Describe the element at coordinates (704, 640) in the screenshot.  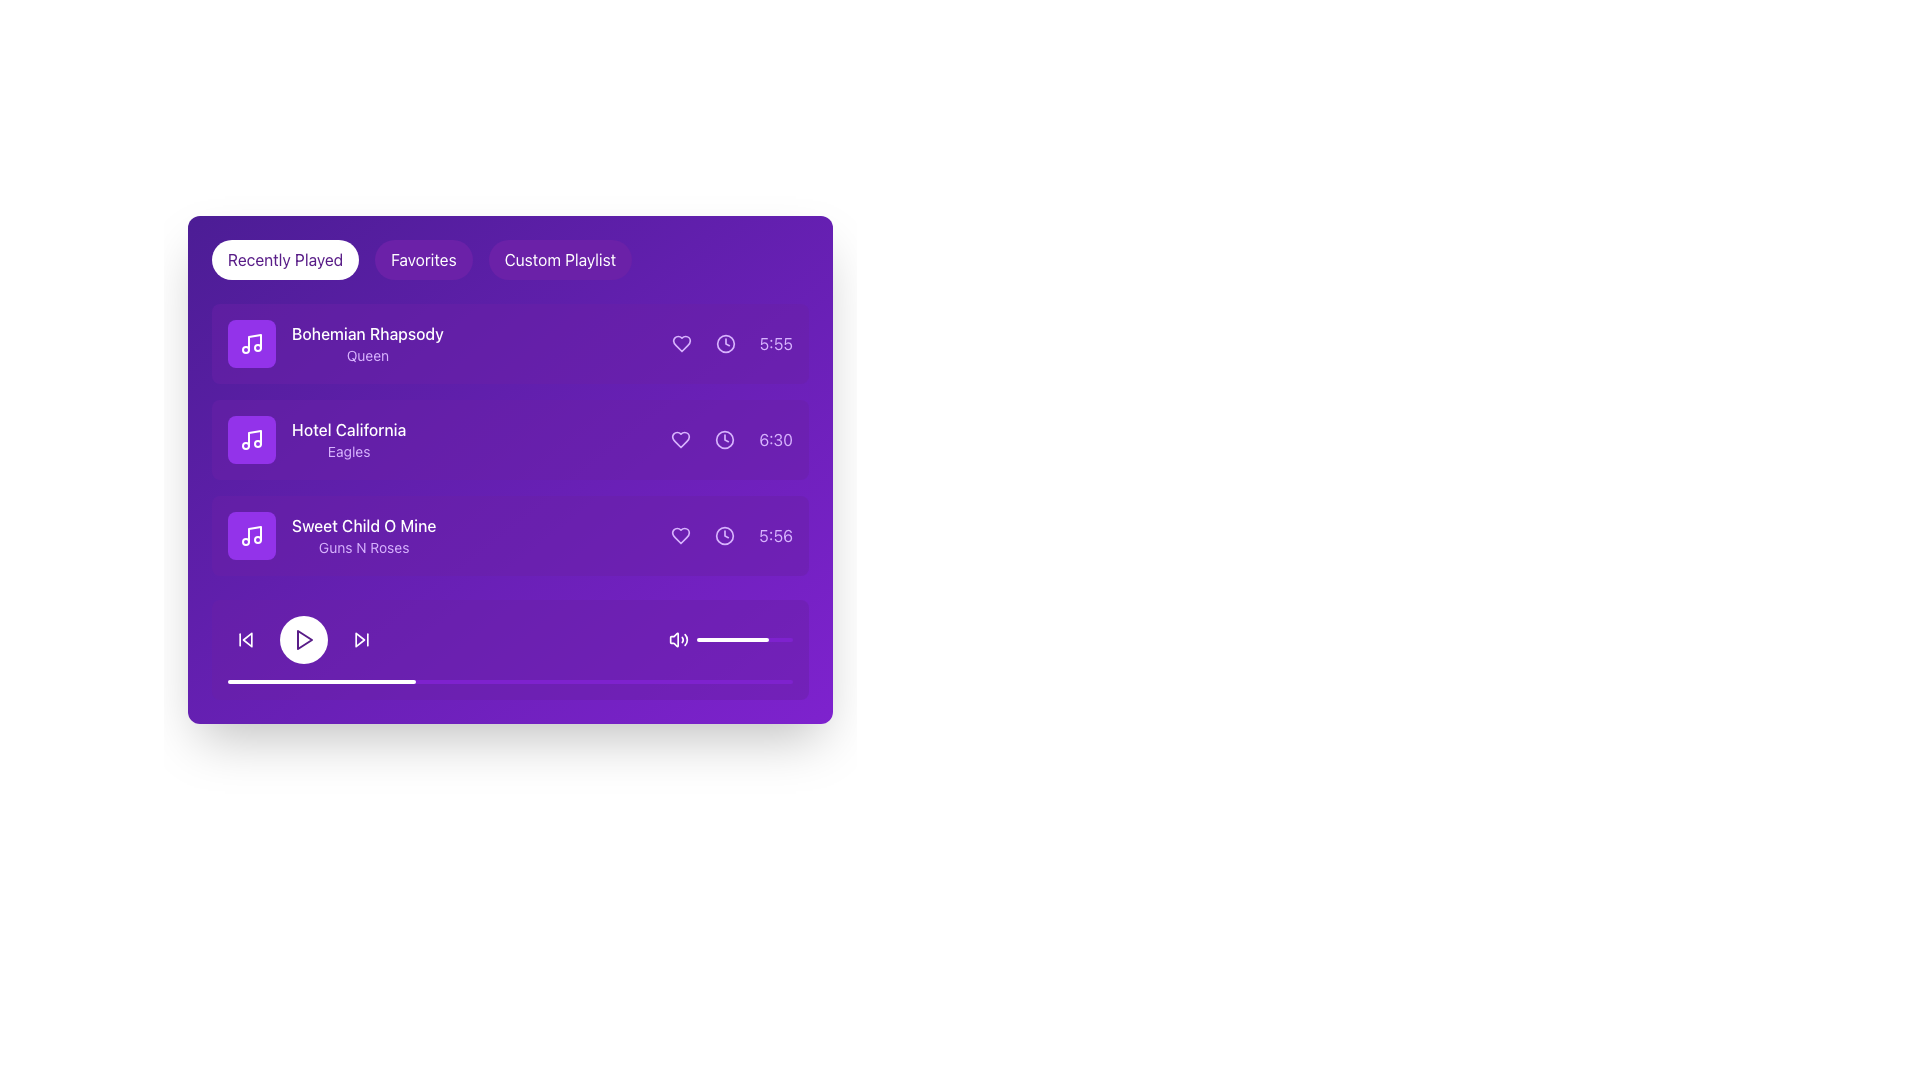
I see `the volume level` at that location.